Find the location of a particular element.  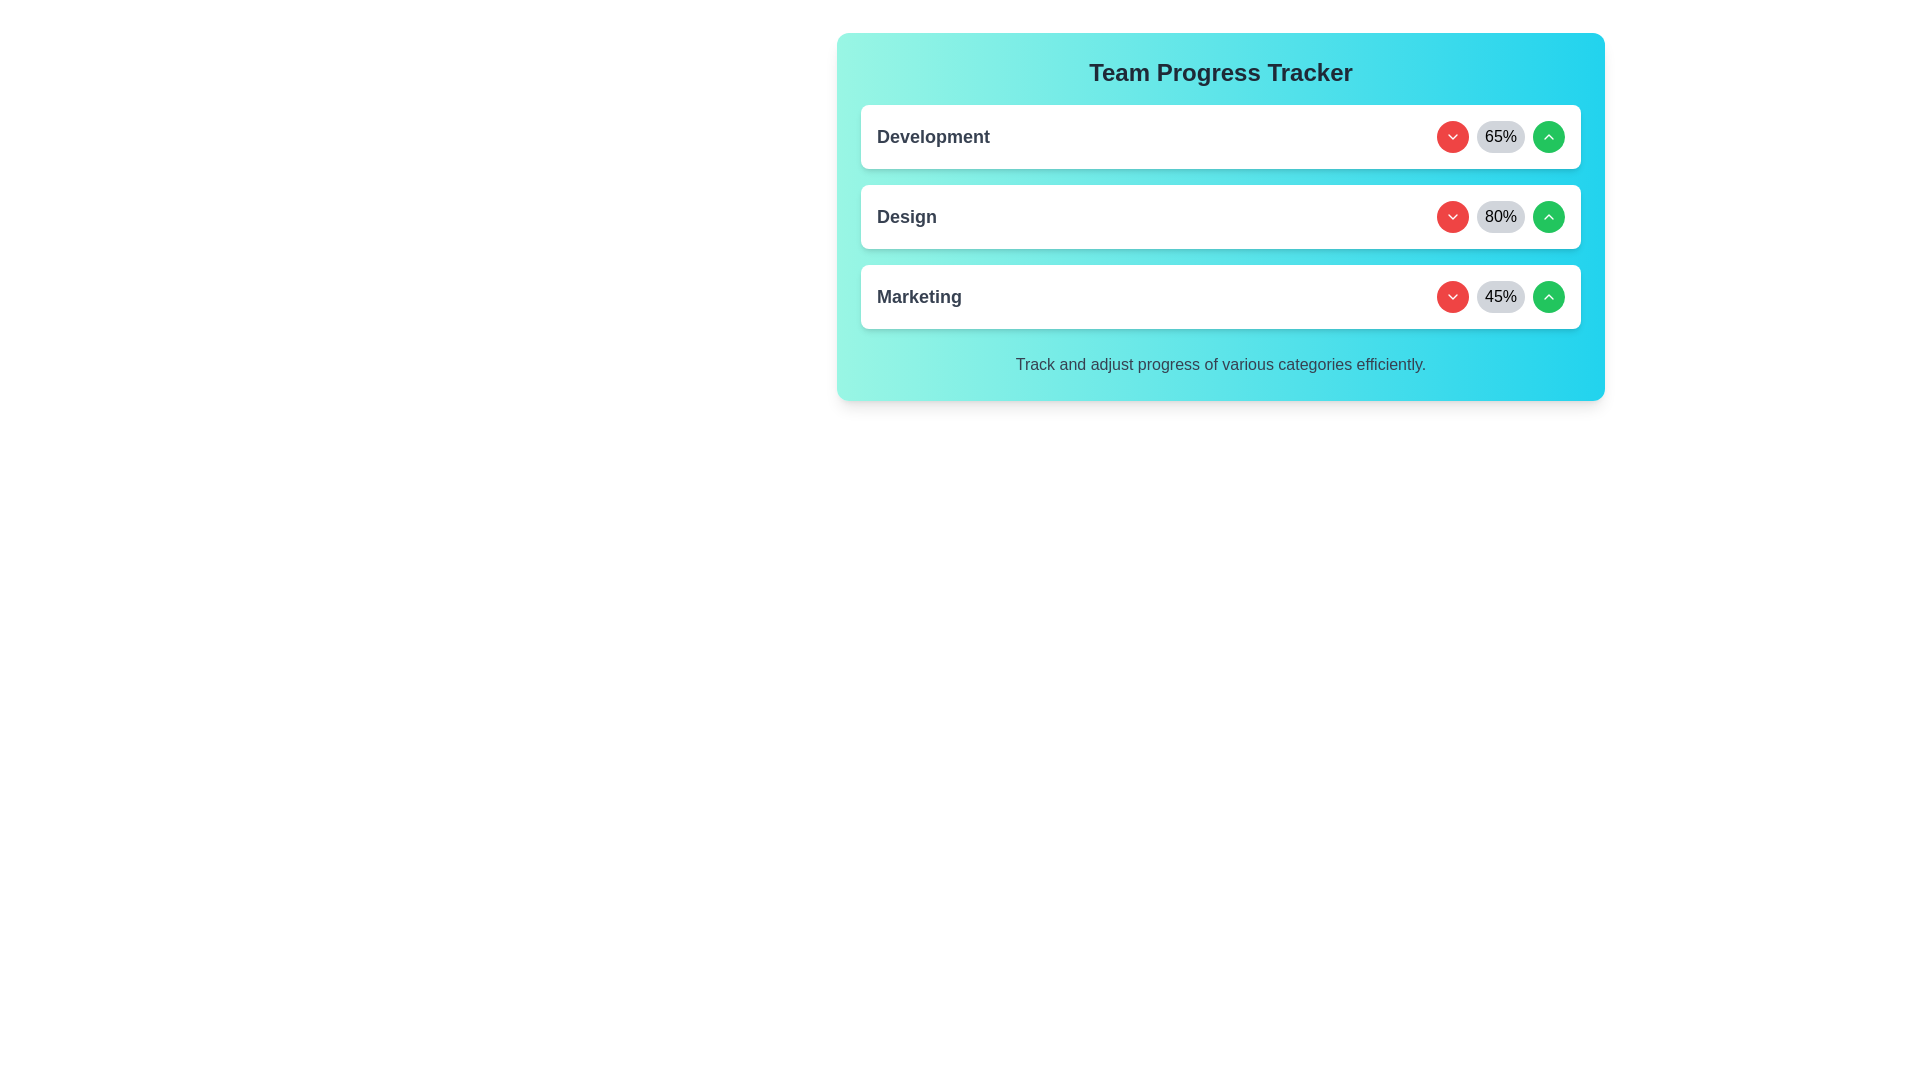

the Chevron Up icon located in the top-right corner of the green circular button is located at coordinates (1548, 297).